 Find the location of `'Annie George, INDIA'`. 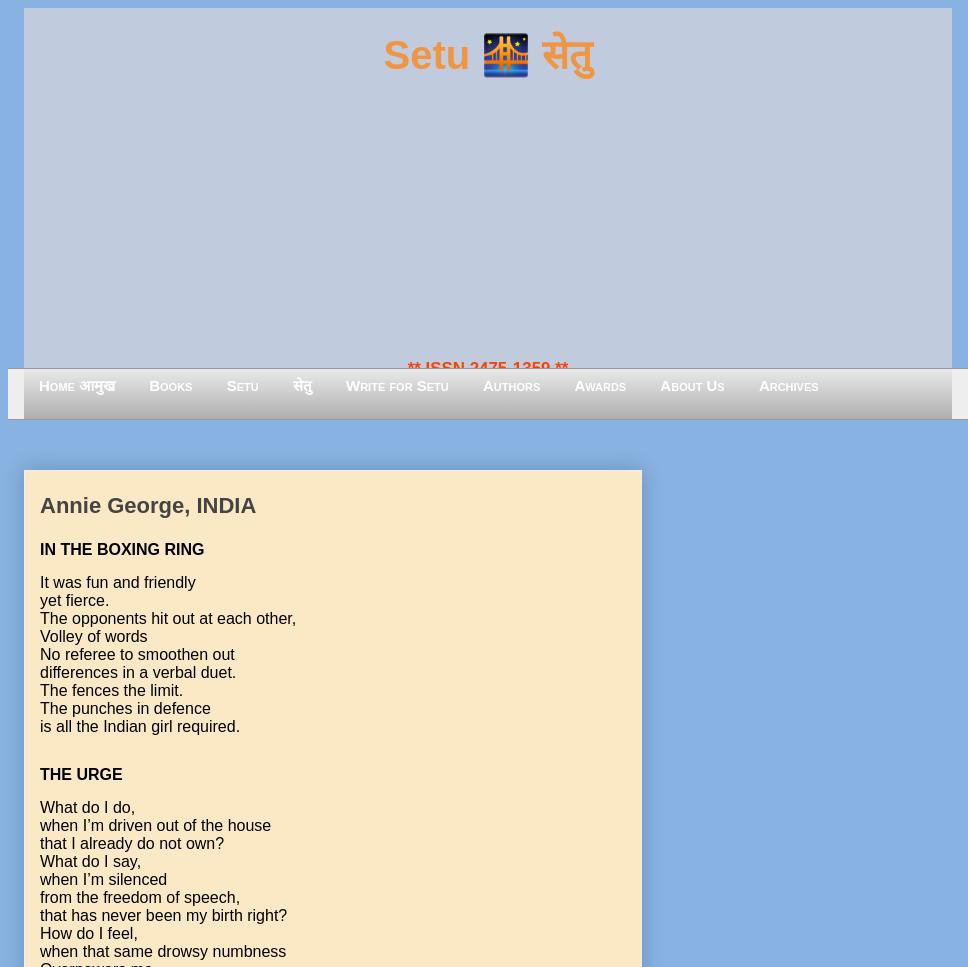

'Annie George, INDIA' is located at coordinates (39, 504).